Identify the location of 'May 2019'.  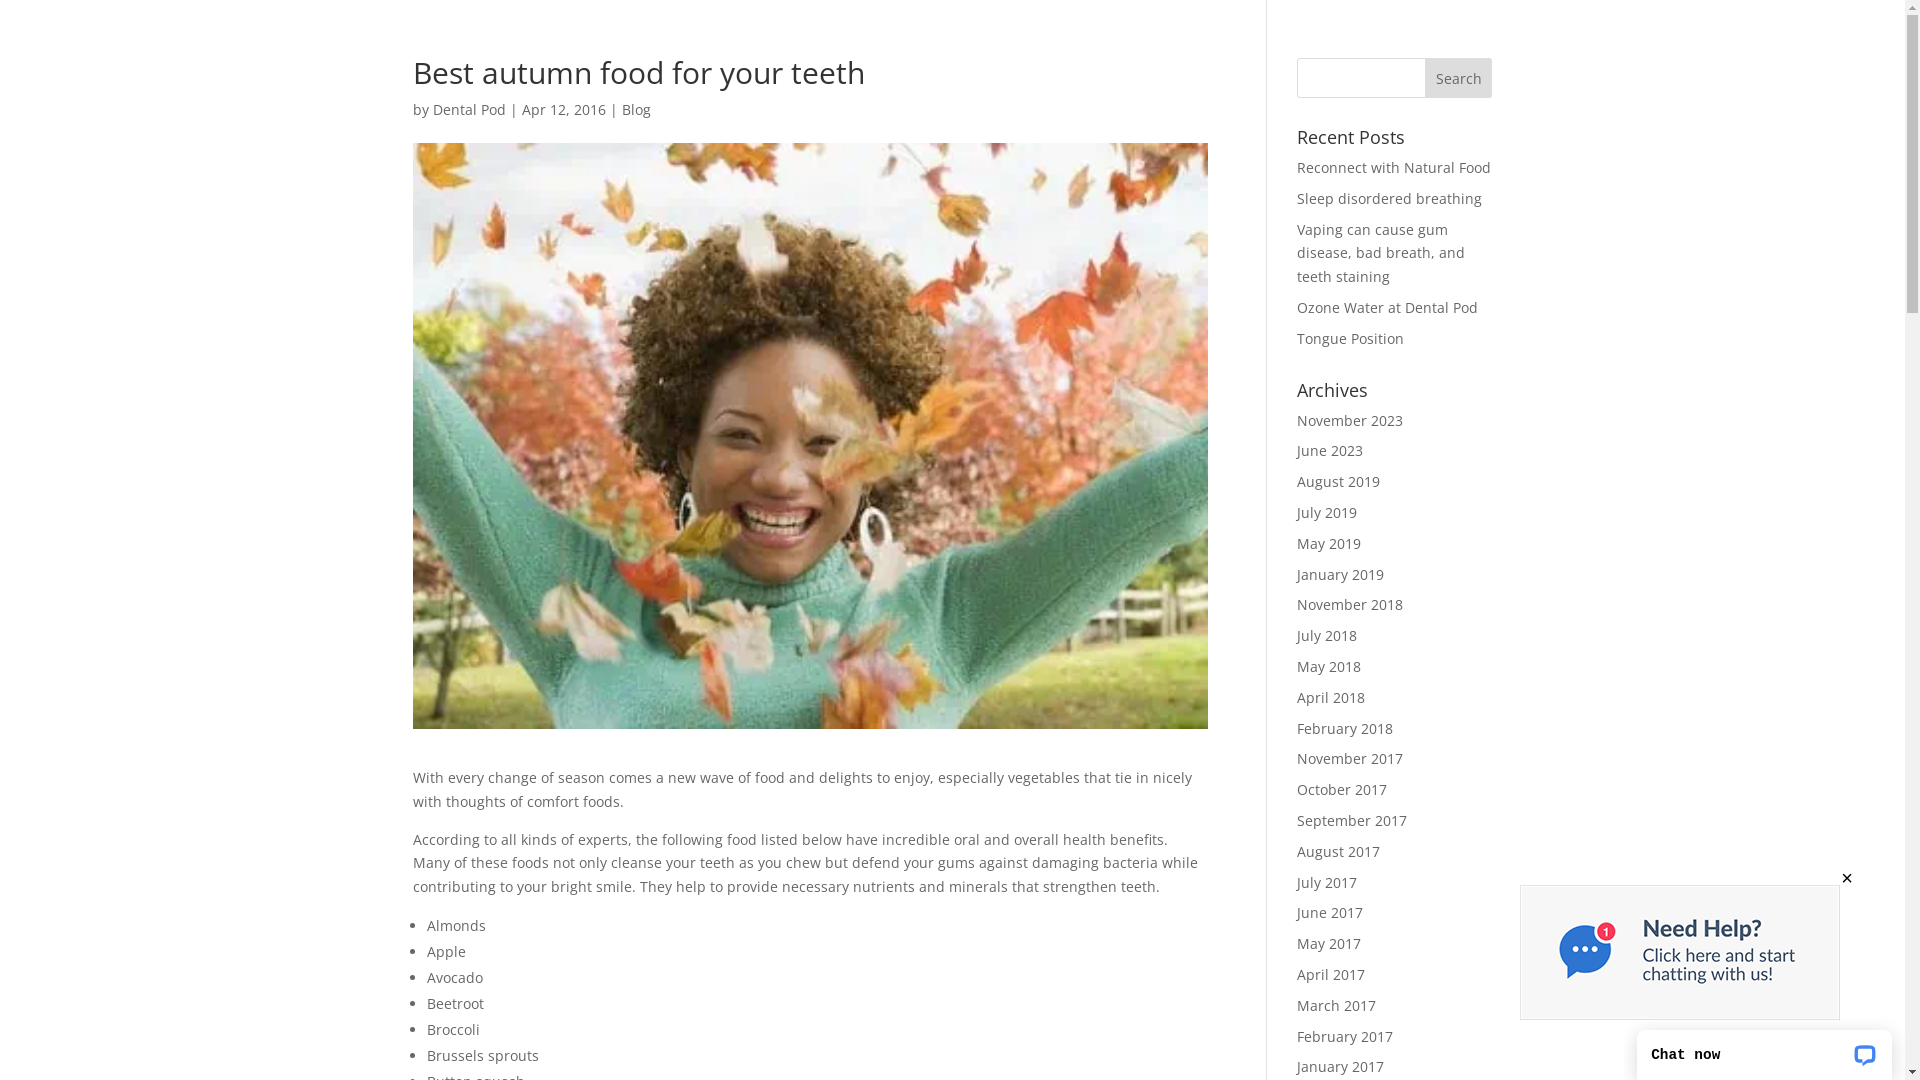
(1329, 543).